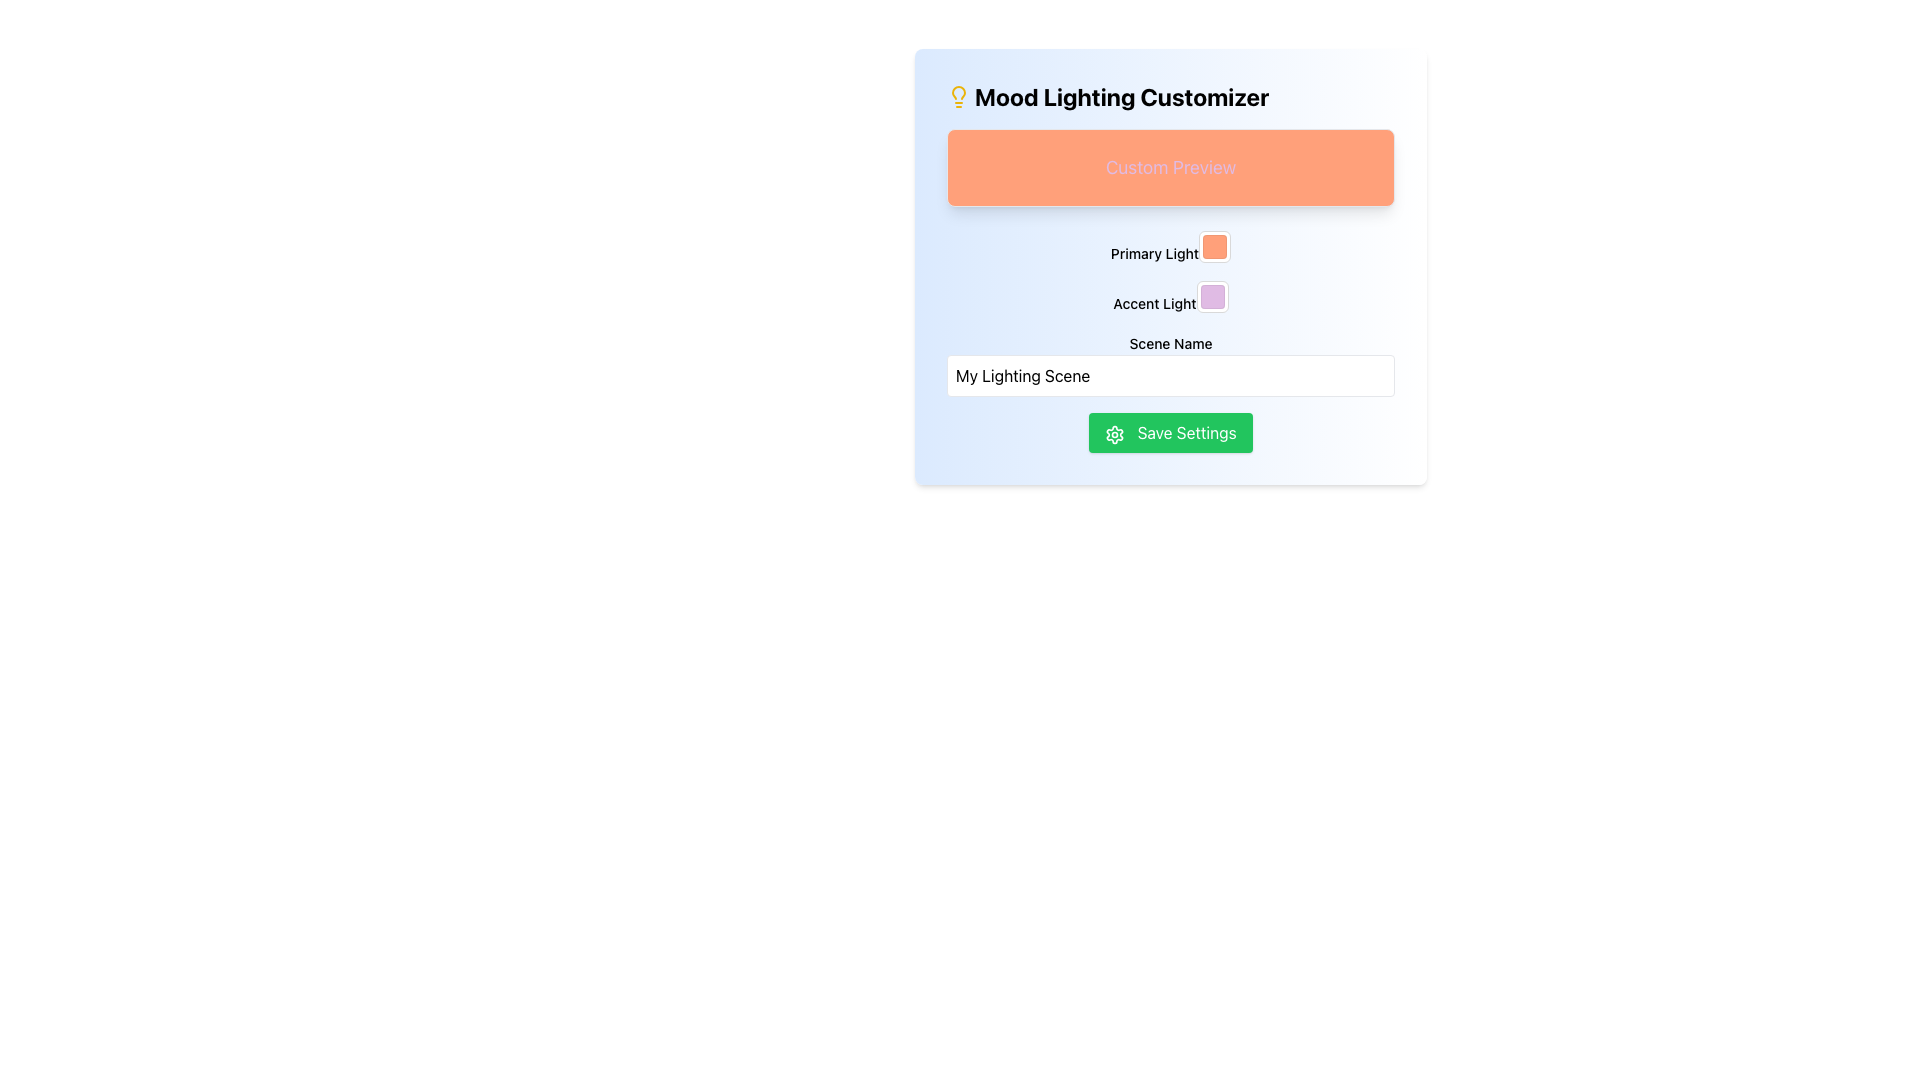 The height and width of the screenshot is (1080, 1920). I want to click on 'Save Settings' button, which is a bright green rounded rectangular button with white text and a gear wheel icon, for accessibility features, so click(1171, 431).